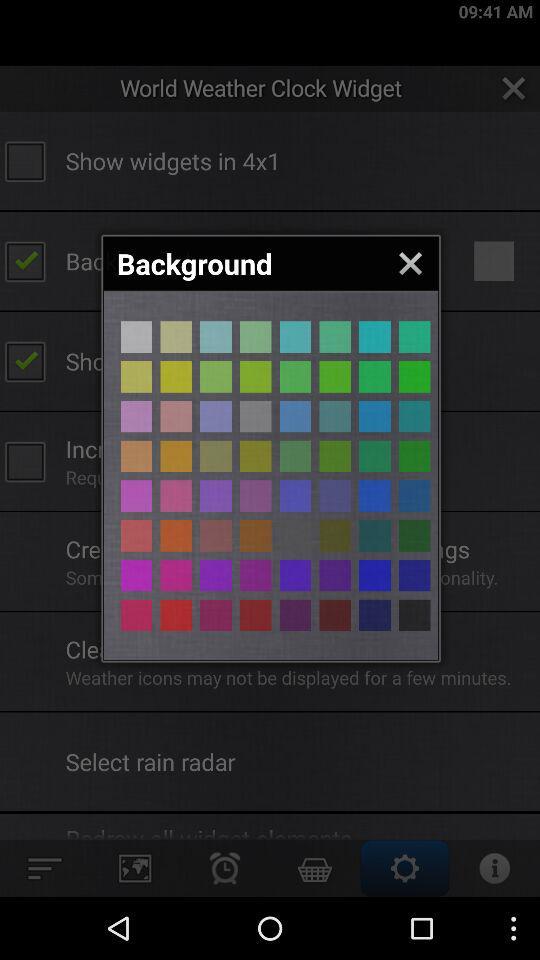 The image size is (540, 960). Describe the element at coordinates (135, 495) in the screenshot. I see `background colour selection` at that location.